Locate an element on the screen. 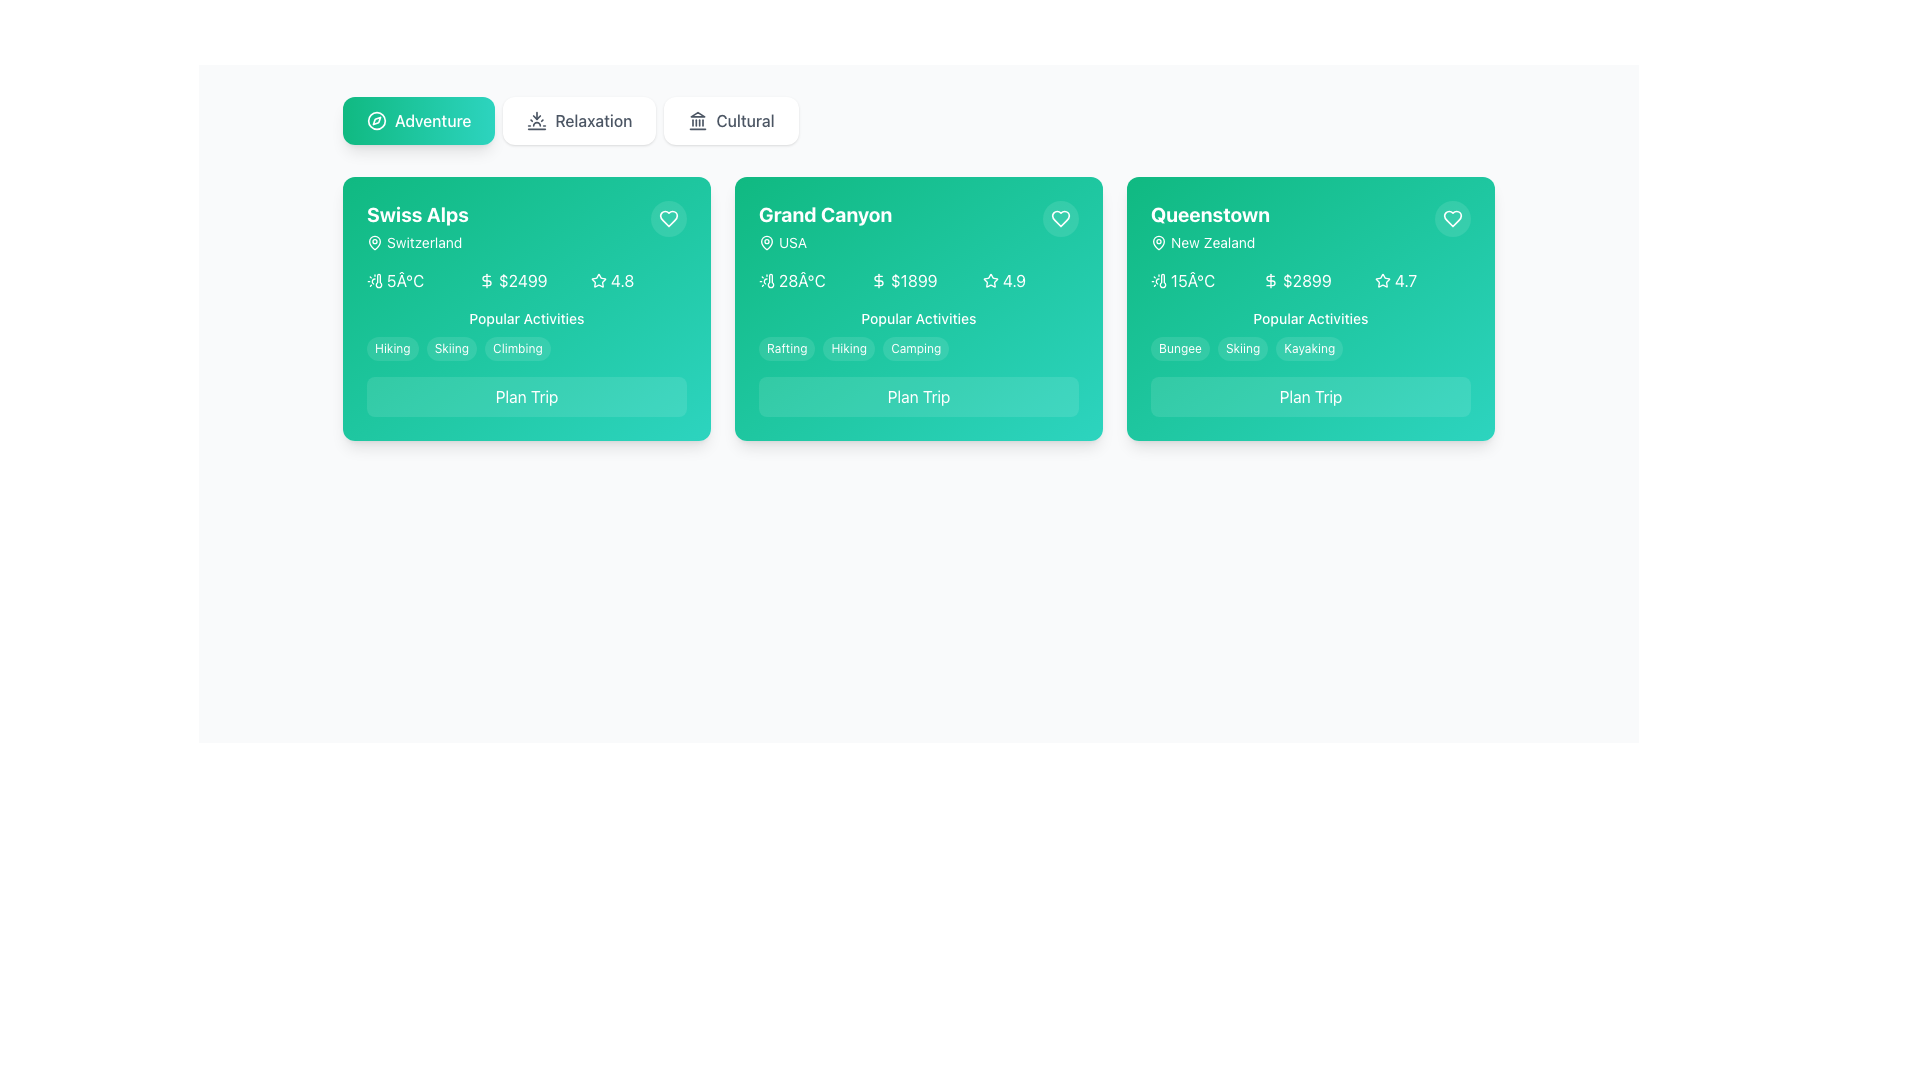  text of the 'Camping' label, which is a small rectangular label with rounded corners located in the 'Popular Activities' section of the 'Grand Canyon' card is located at coordinates (915, 347).